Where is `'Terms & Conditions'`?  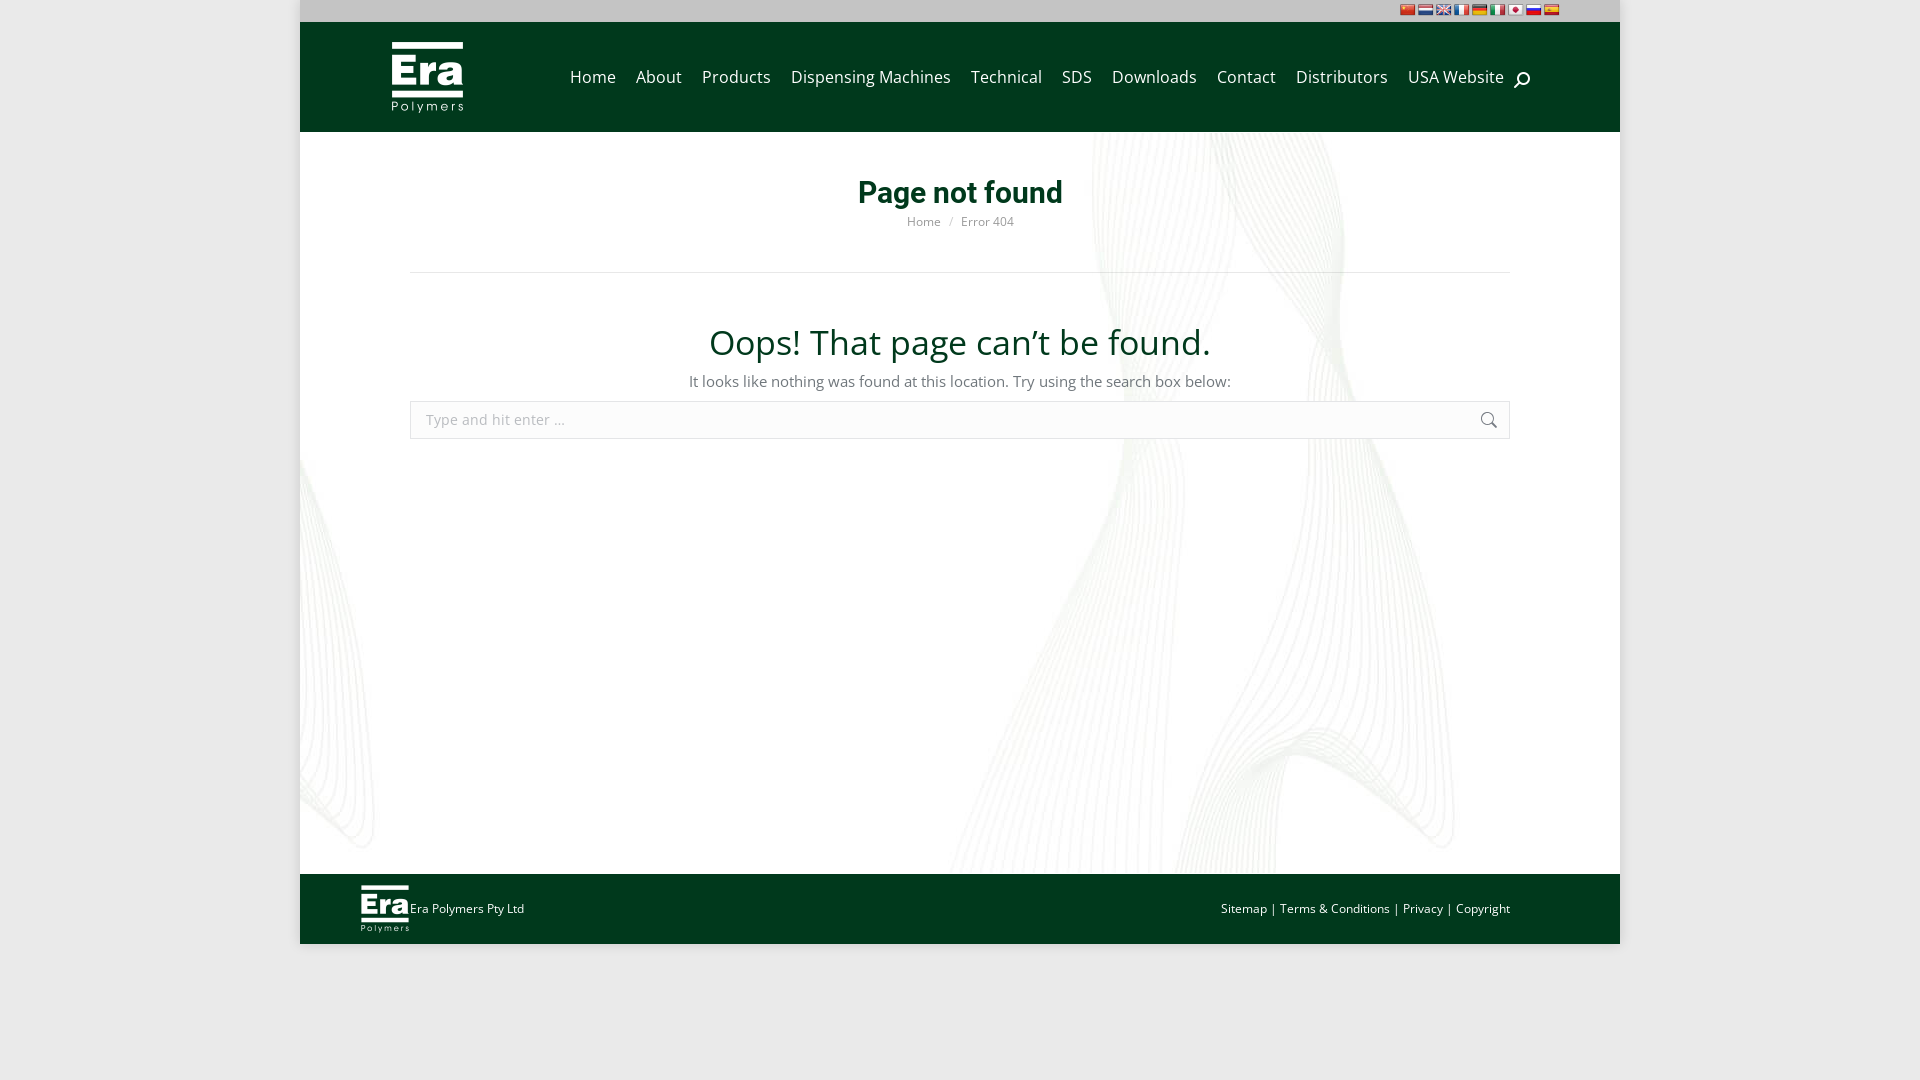 'Terms & Conditions' is located at coordinates (1334, 908).